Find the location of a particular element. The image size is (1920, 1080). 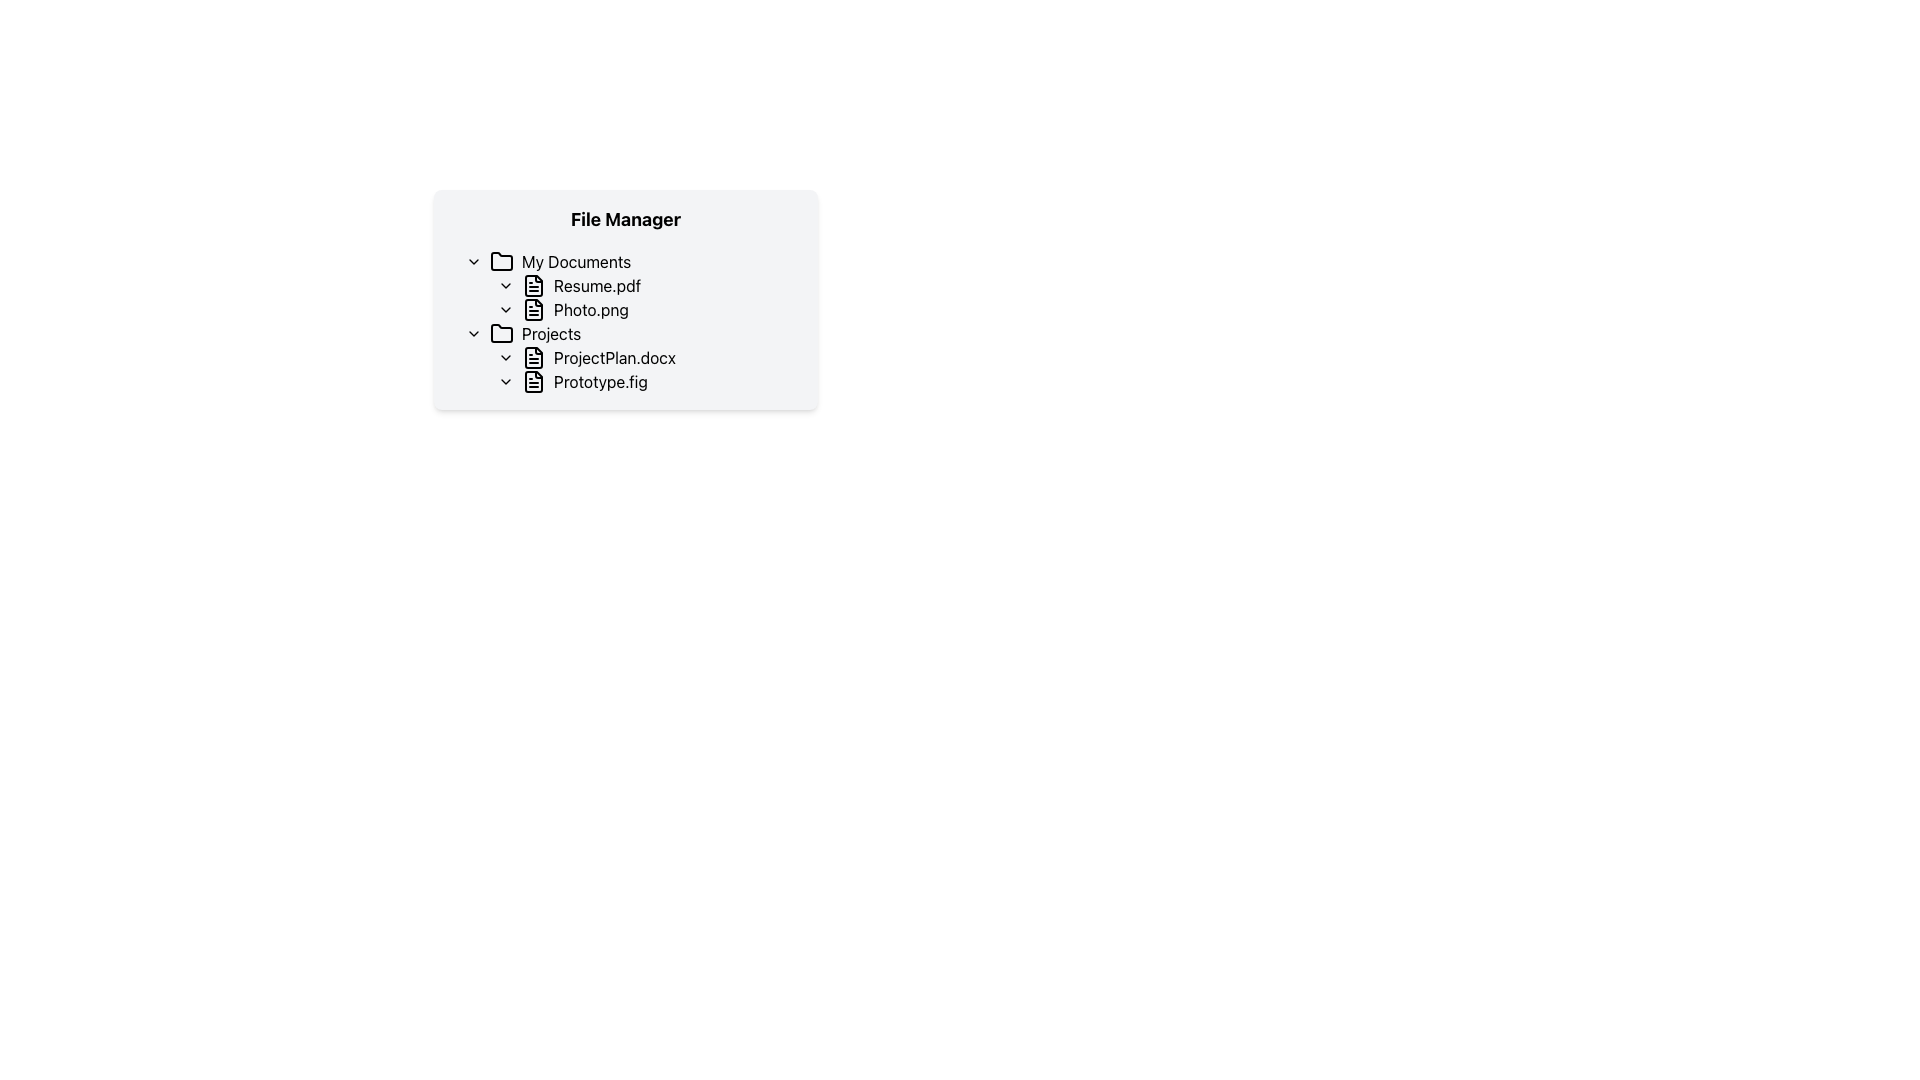

the second list item in the 'My Documents' section labeled 'Photo.png' is located at coordinates (624, 300).